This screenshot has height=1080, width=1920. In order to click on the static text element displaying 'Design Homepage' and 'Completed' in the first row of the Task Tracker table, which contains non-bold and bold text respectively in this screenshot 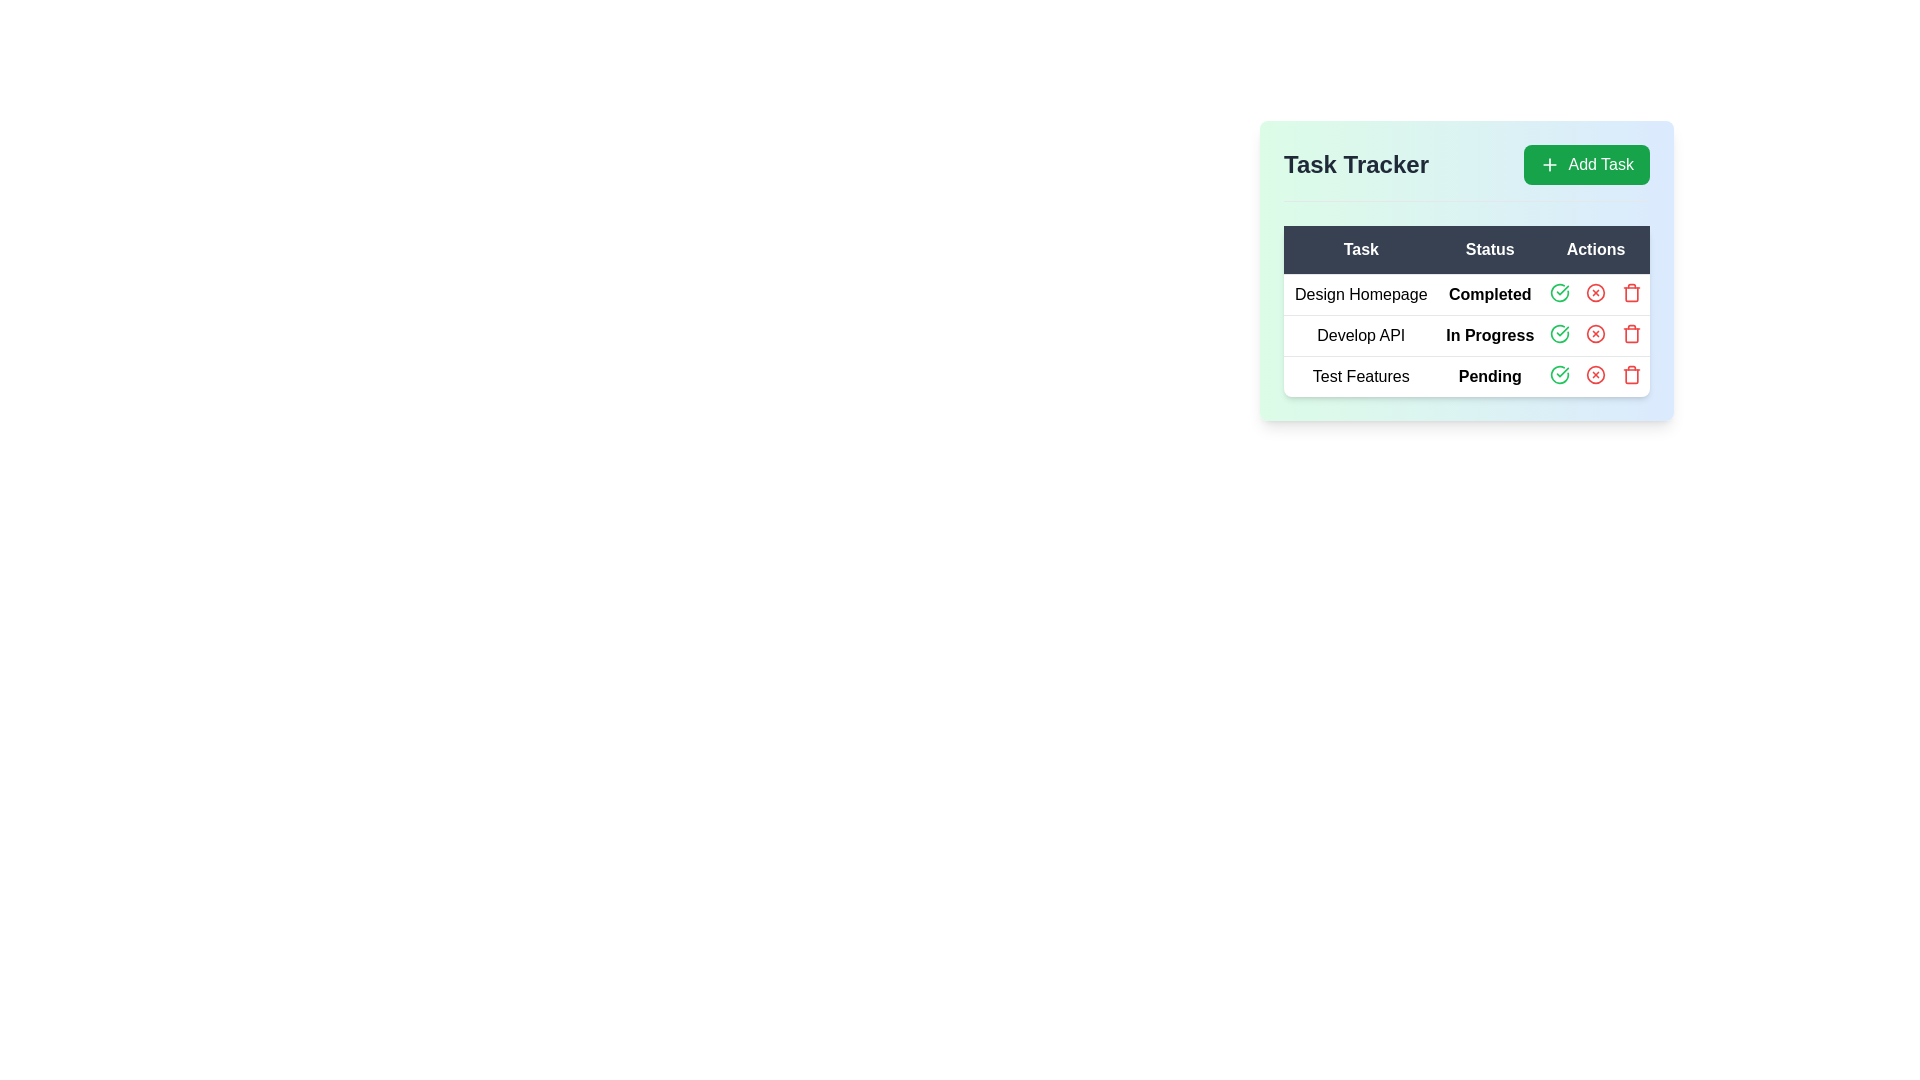, I will do `click(1467, 294)`.